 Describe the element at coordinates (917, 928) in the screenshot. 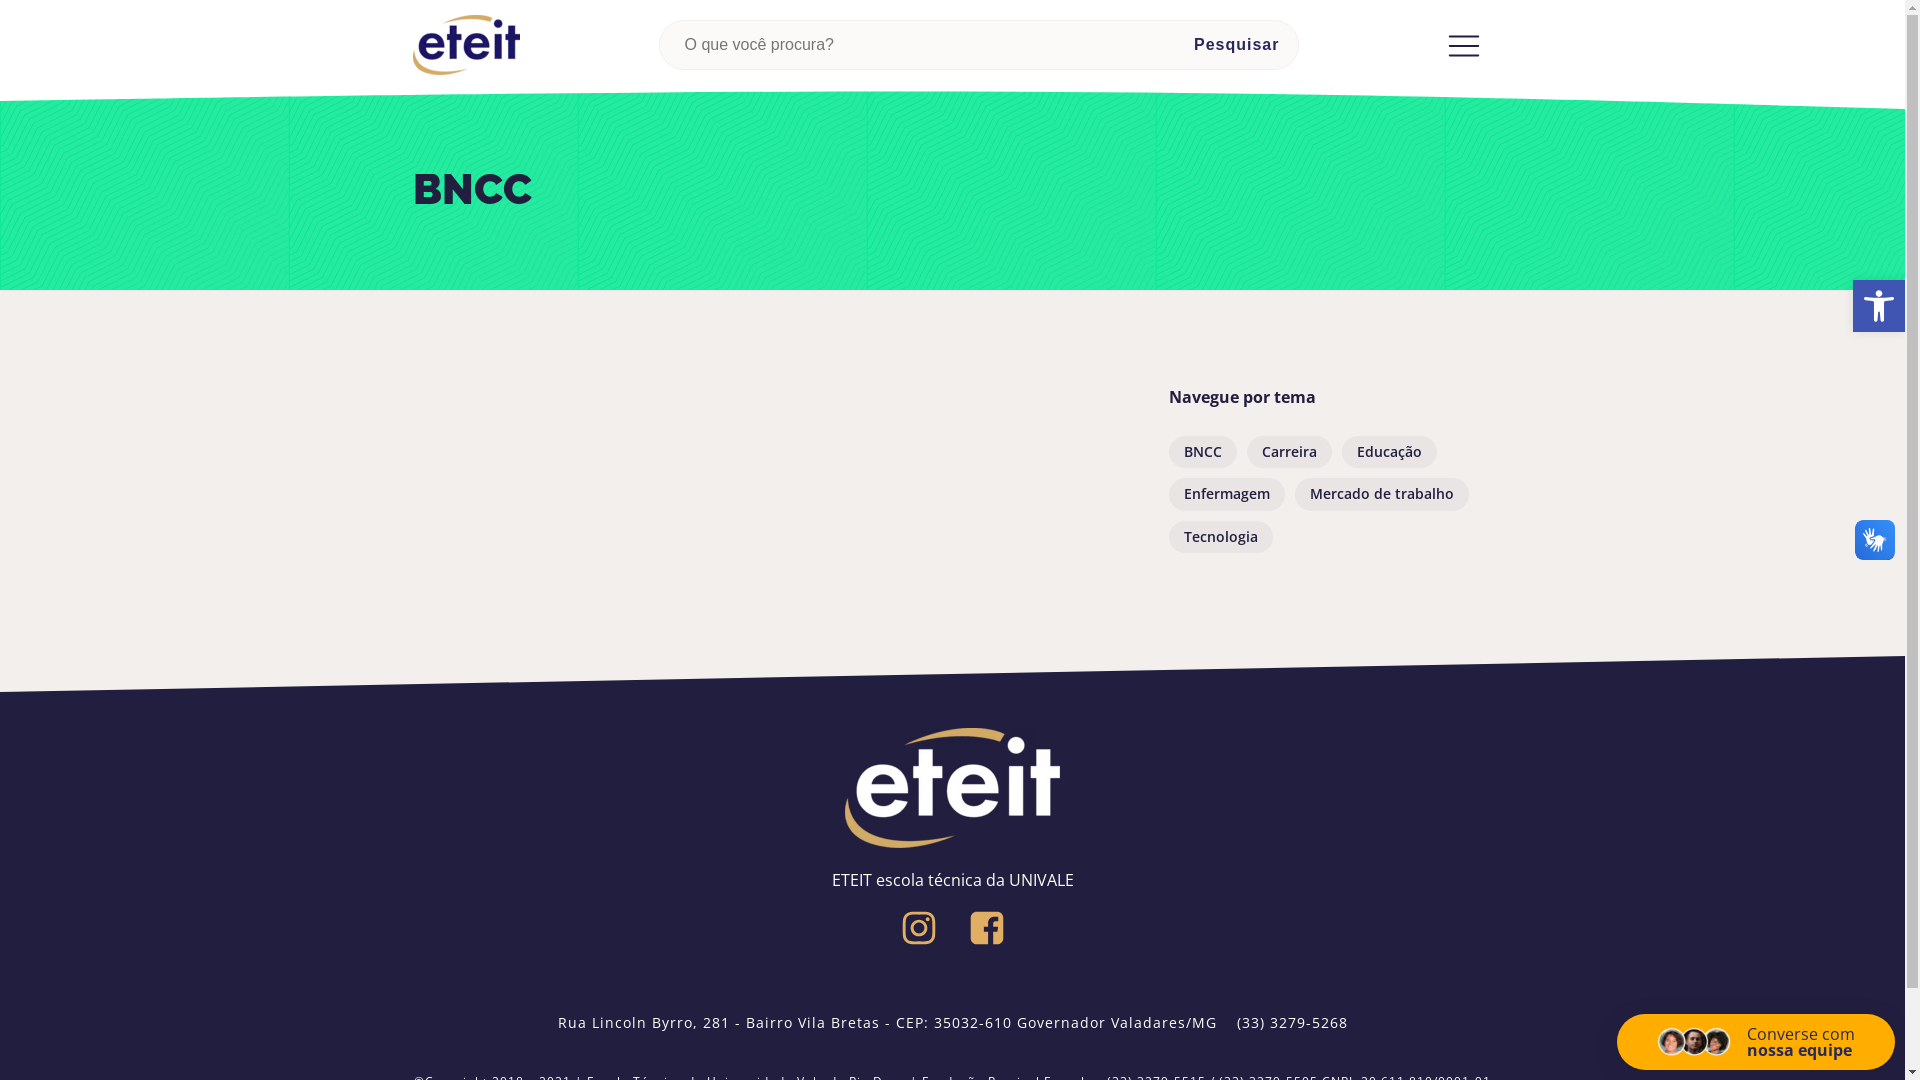

I see `'Siga-nos no Instagram'` at that location.